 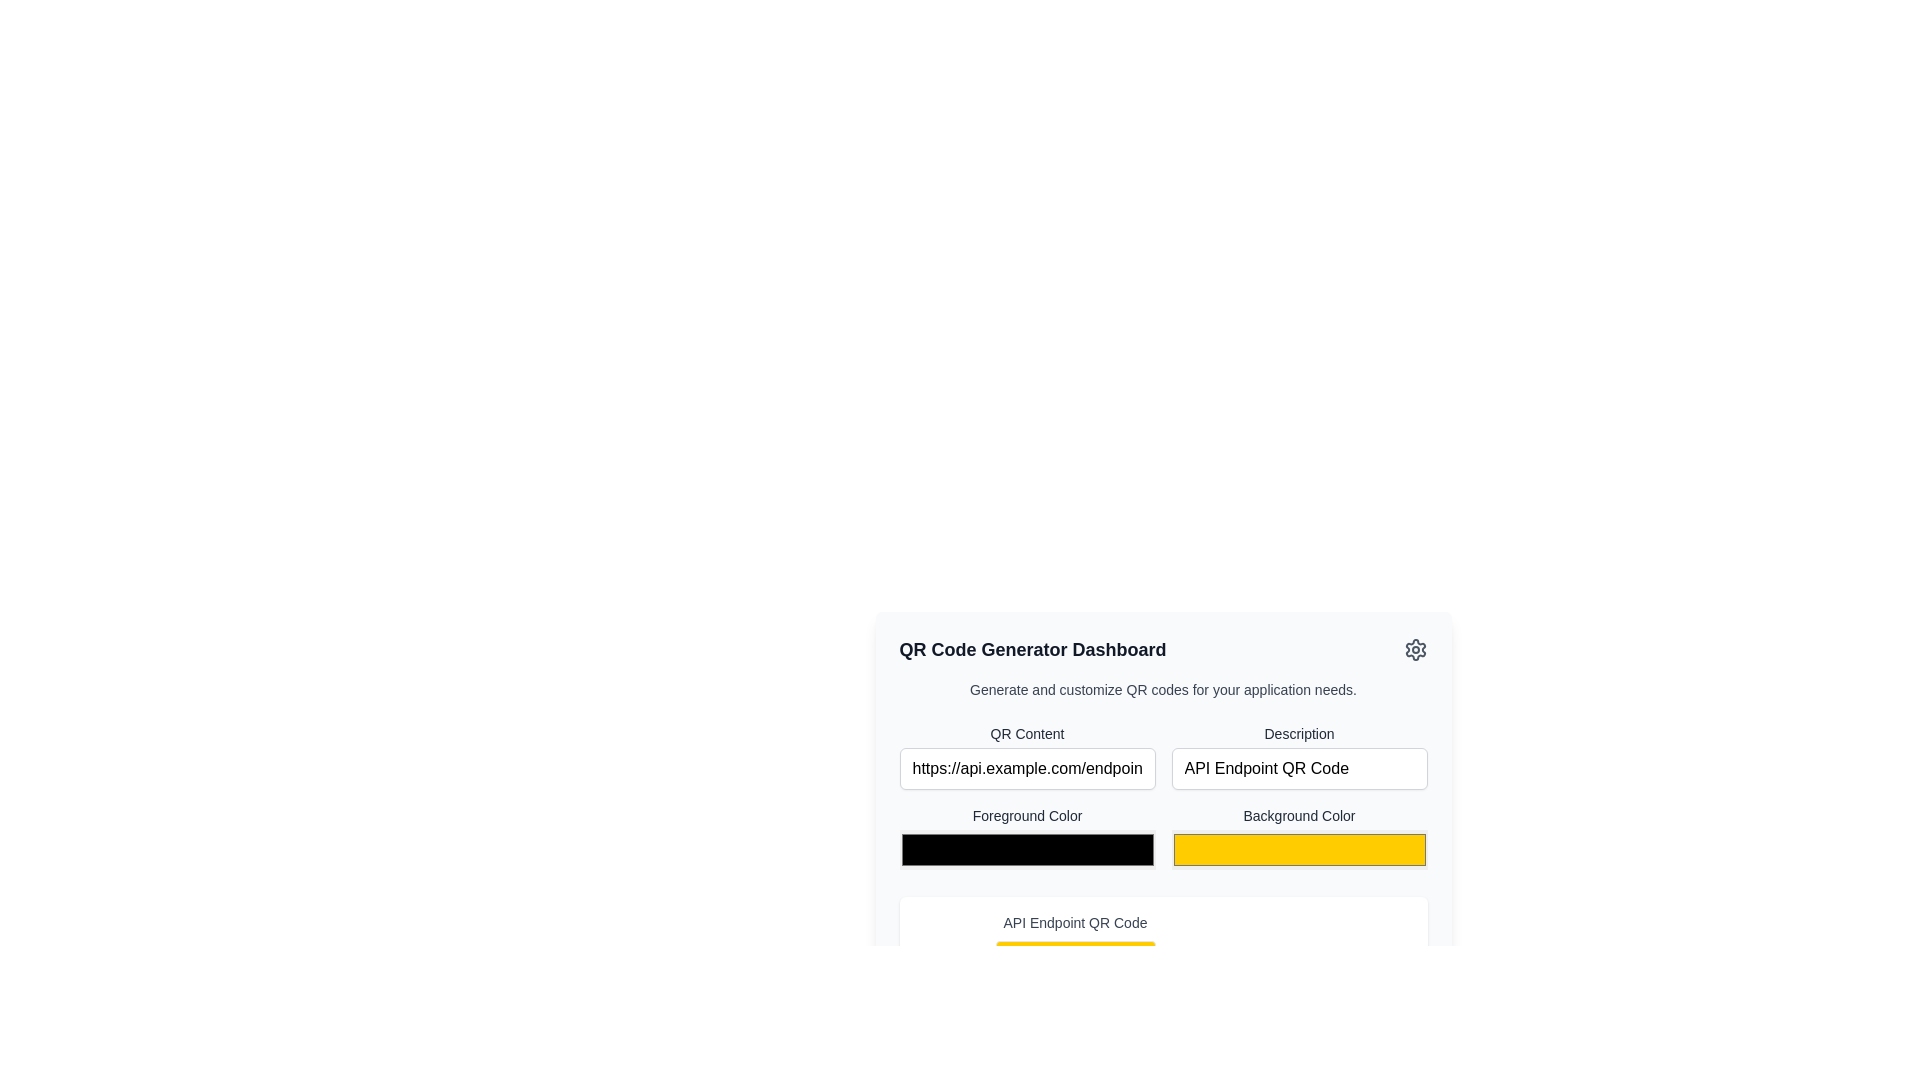 I want to click on static text element located below the title 'QR Code Generator Dashboard' in the dashboard, which provides a summary or instruction for users, so click(x=1163, y=689).